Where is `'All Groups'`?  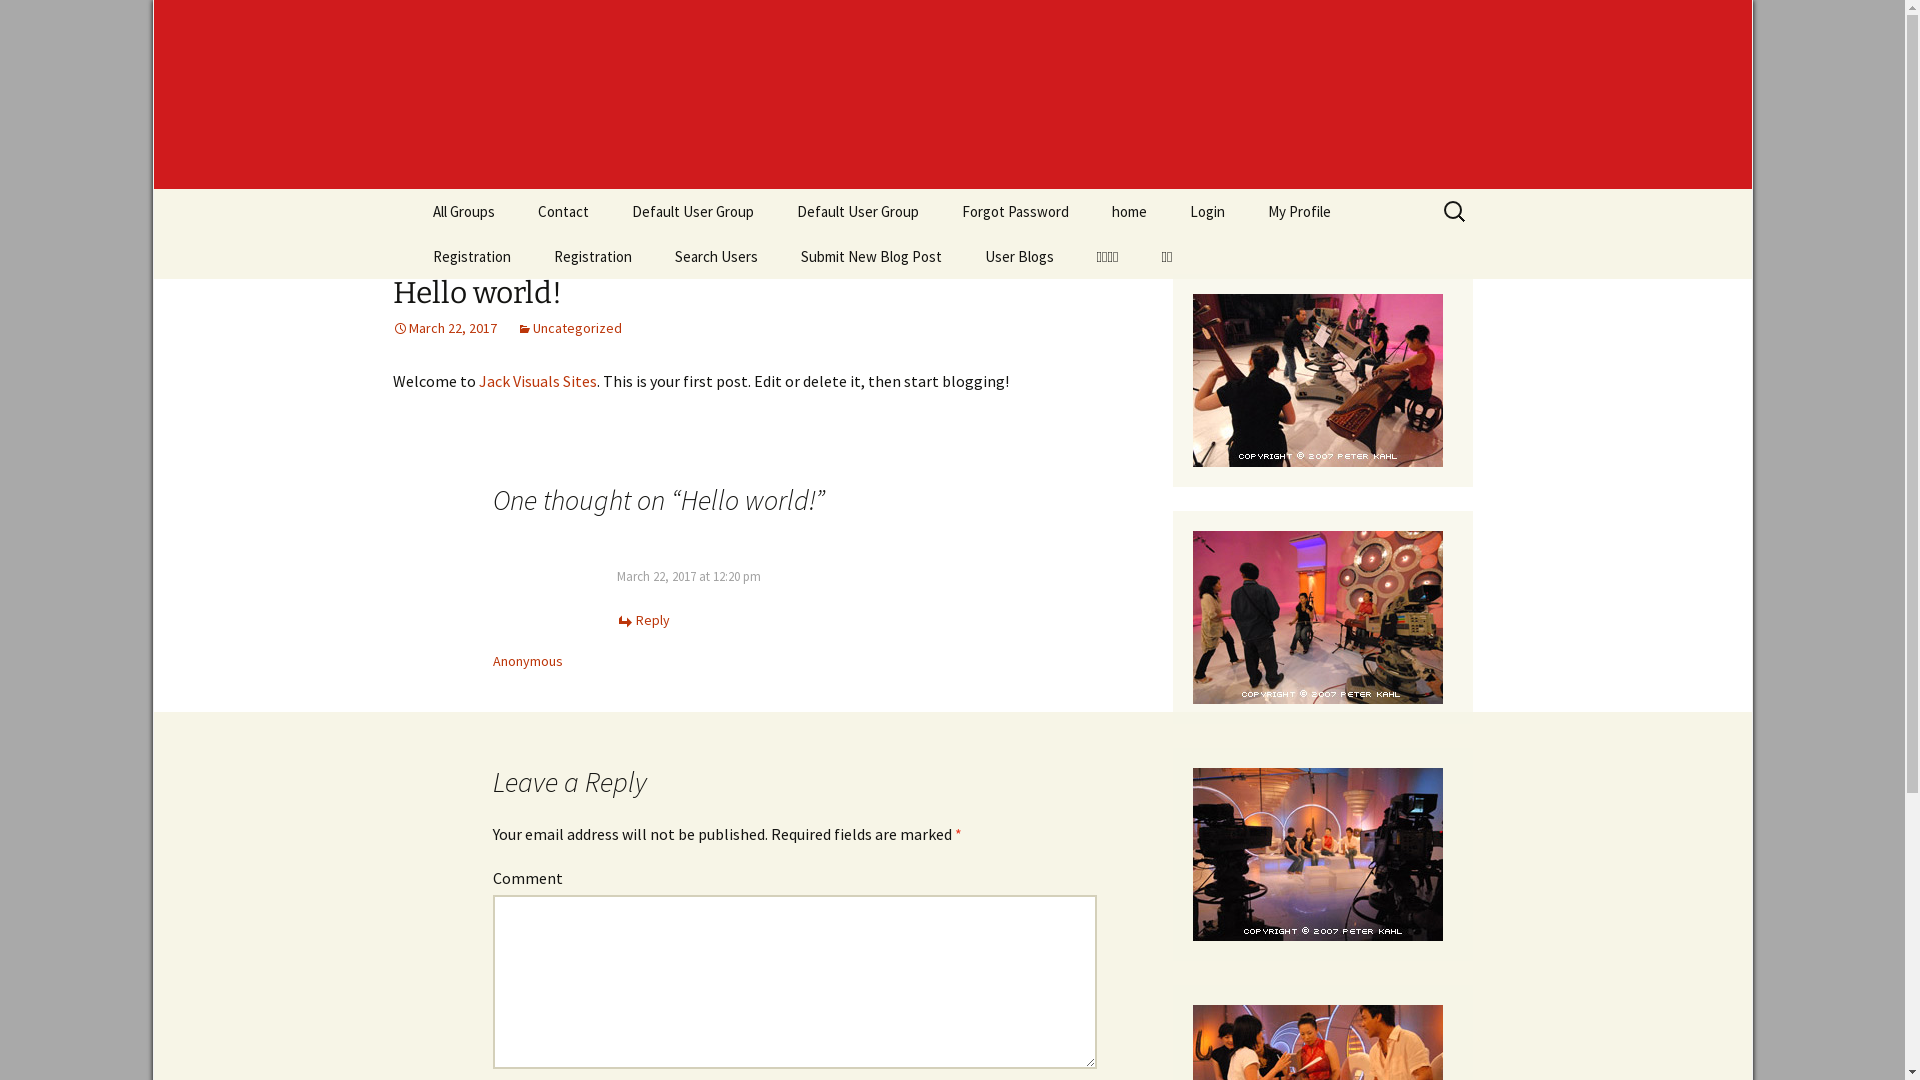 'All Groups' is located at coordinates (461, 211).